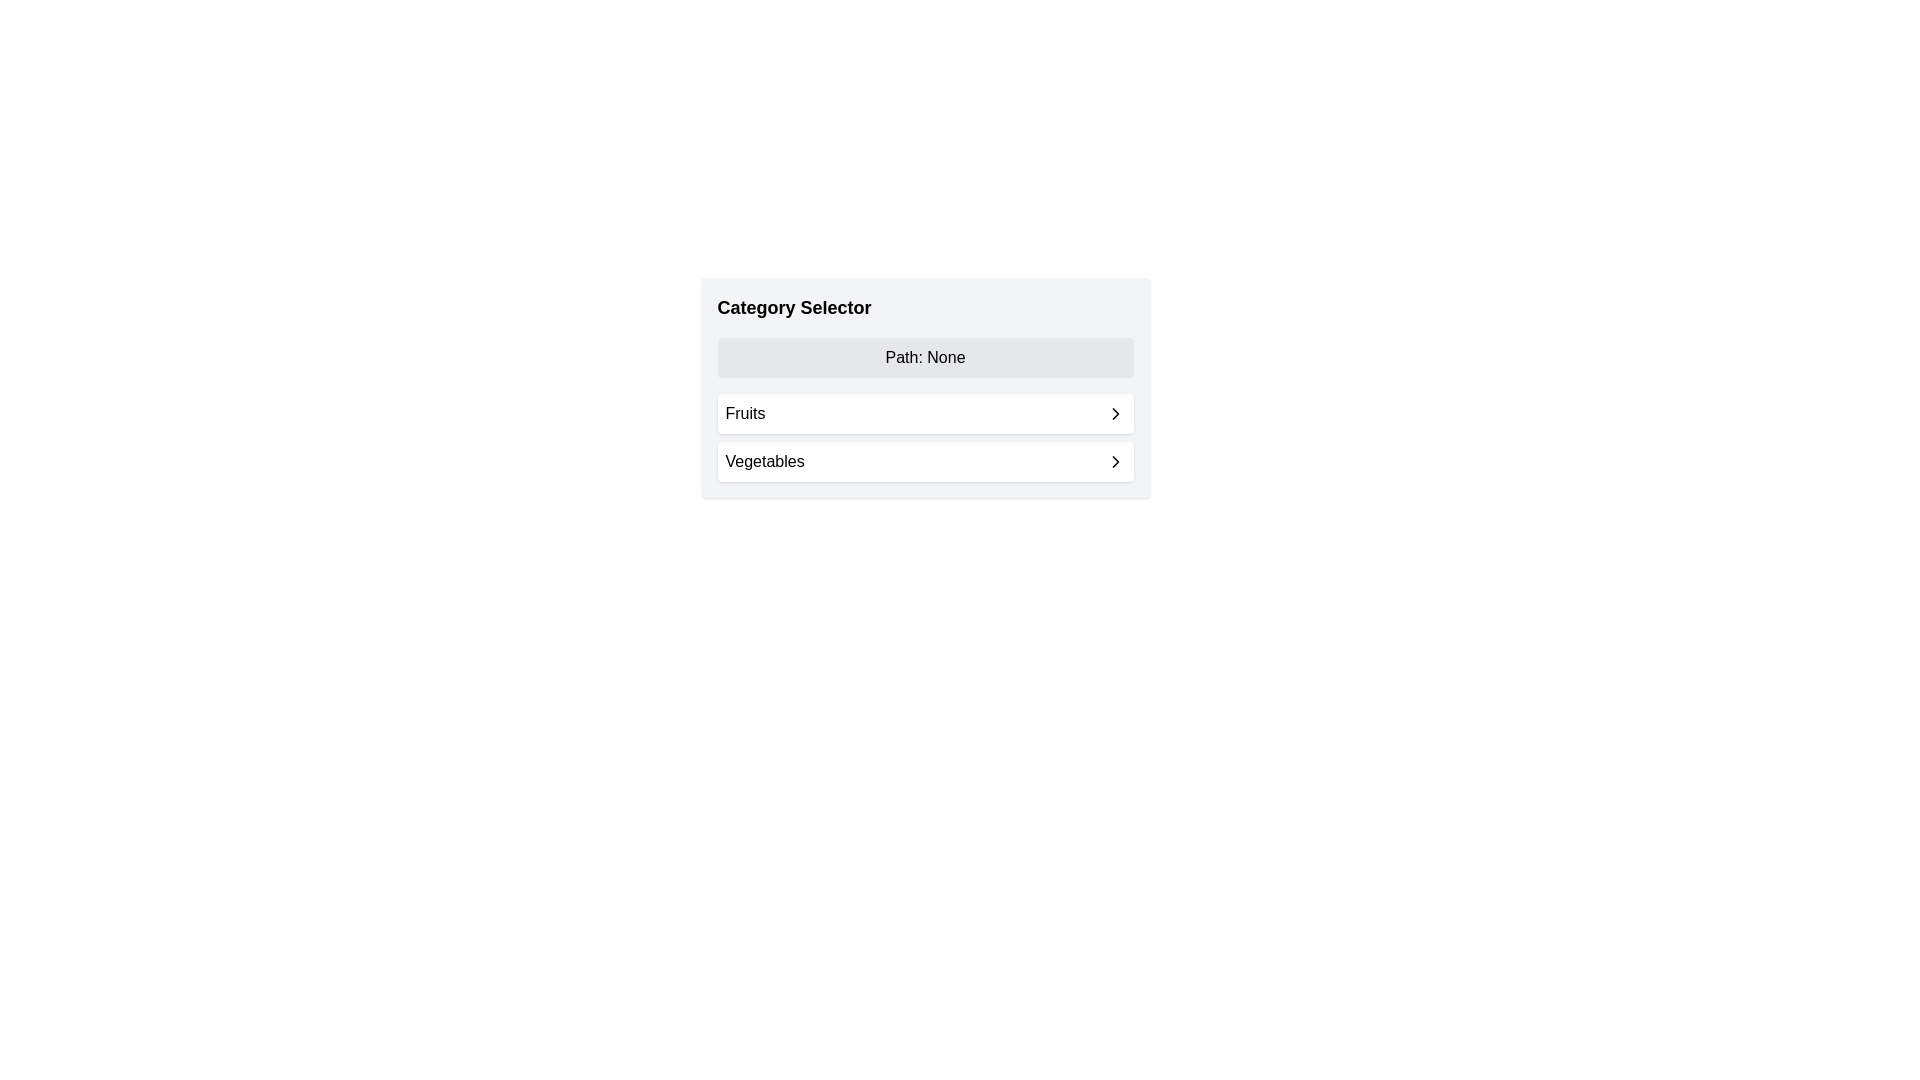 This screenshot has width=1920, height=1080. I want to click on keyboard navigation, so click(1114, 462).